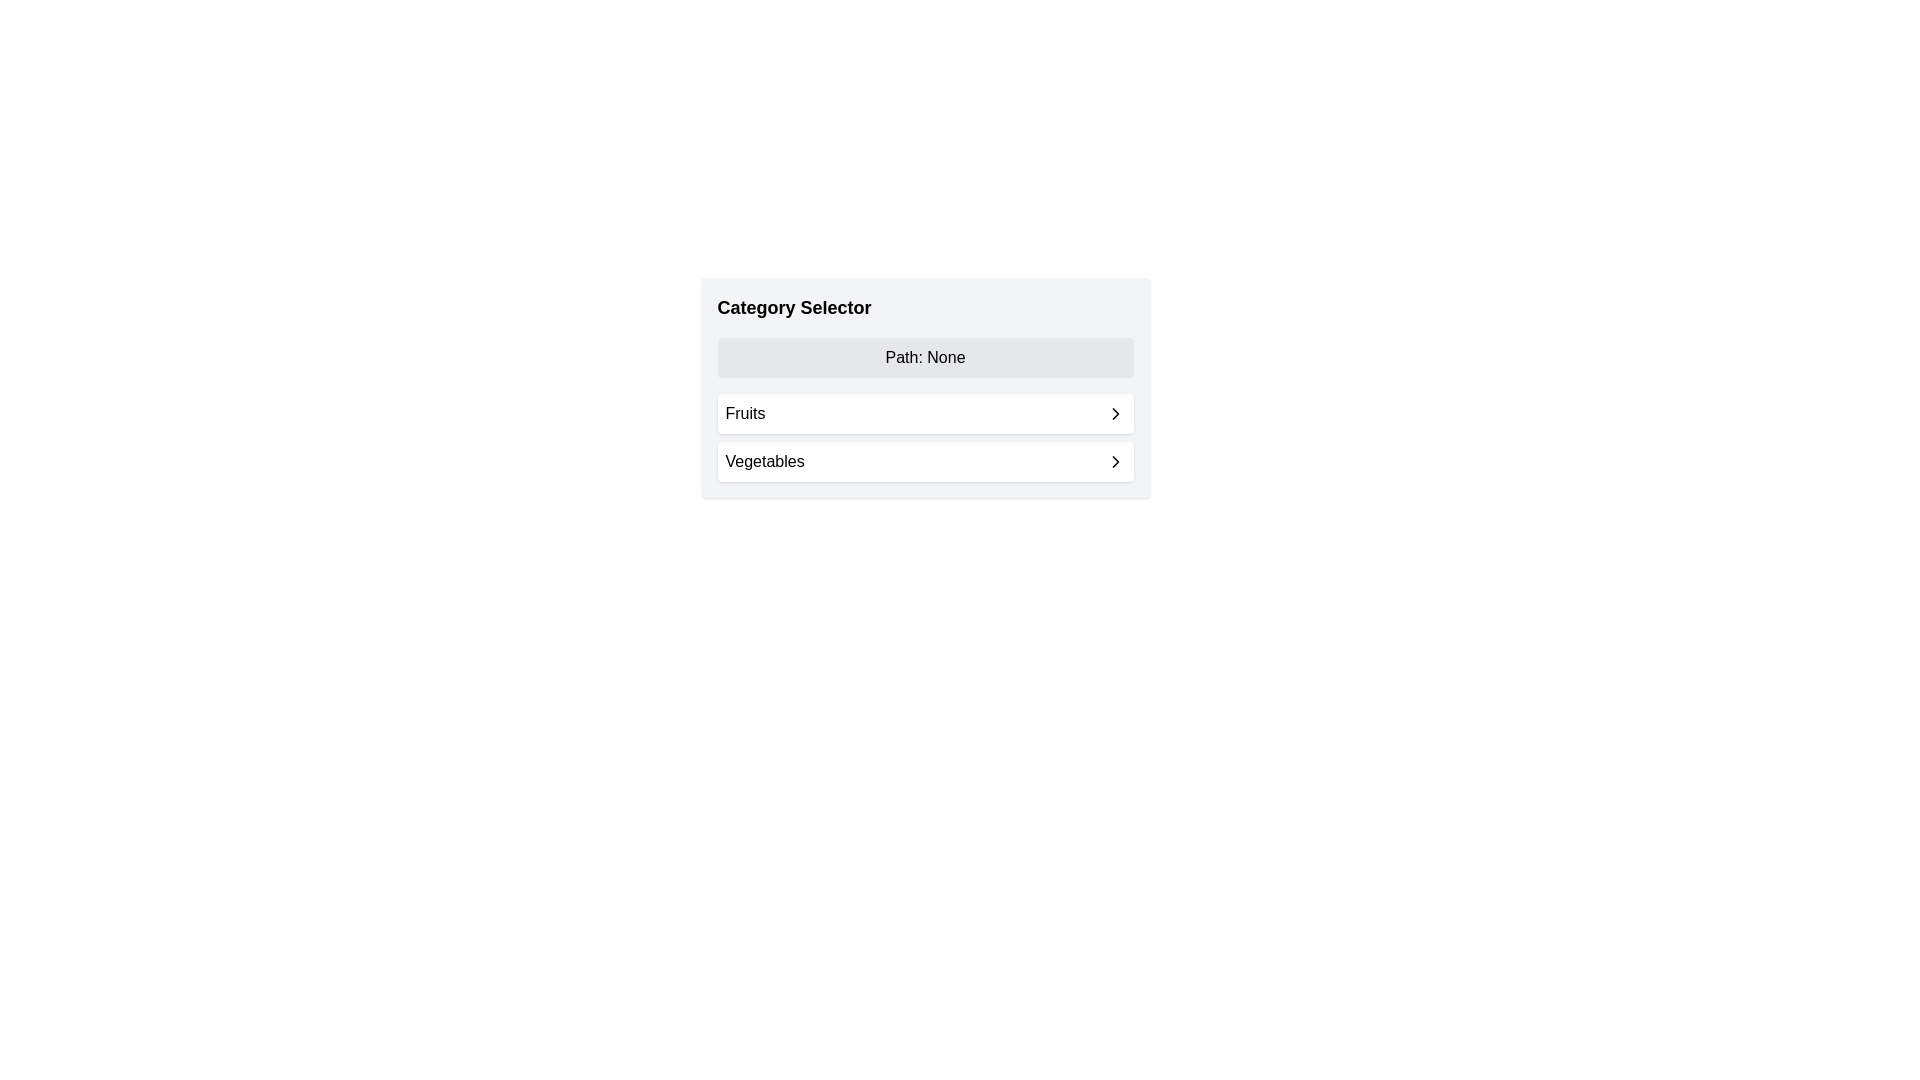 This screenshot has width=1920, height=1080. I want to click on keyboard navigation, so click(1114, 462).